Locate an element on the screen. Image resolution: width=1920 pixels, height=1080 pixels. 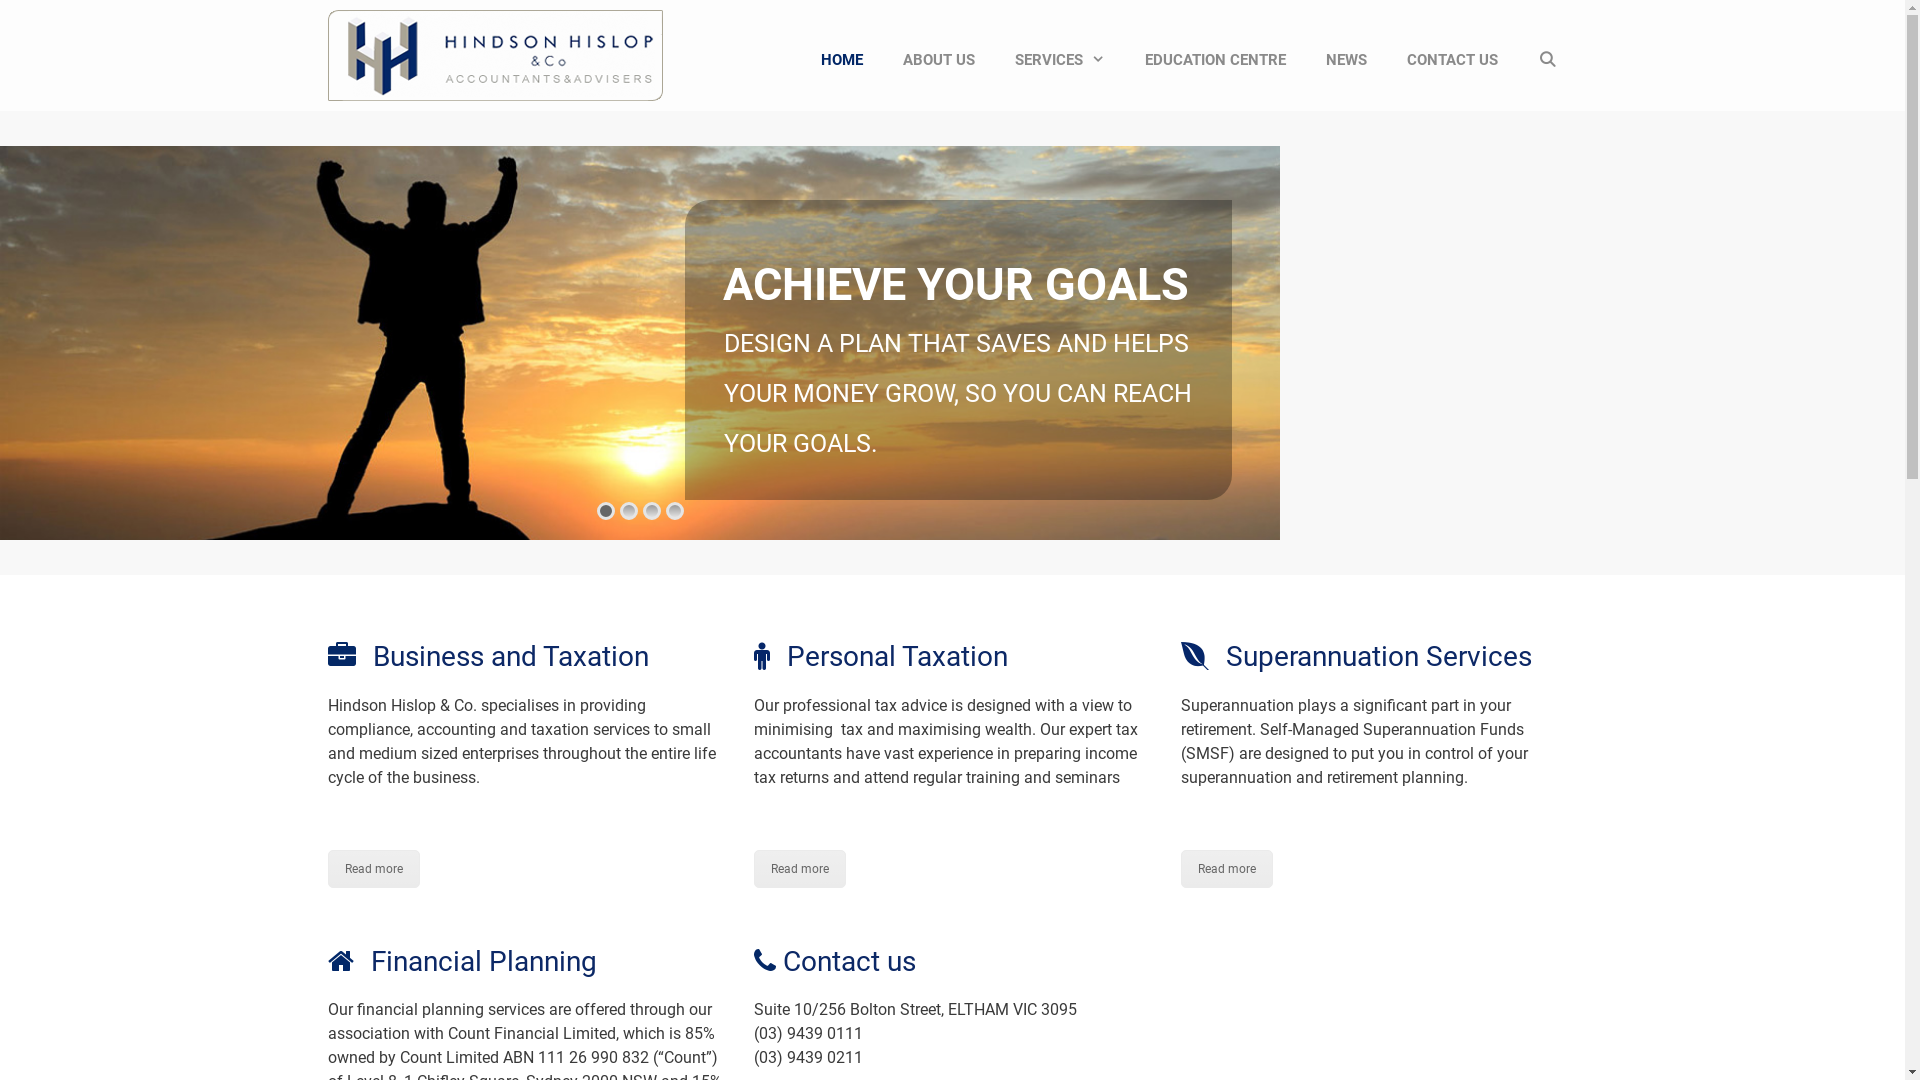
'ABOUT US' is located at coordinates (938, 59).